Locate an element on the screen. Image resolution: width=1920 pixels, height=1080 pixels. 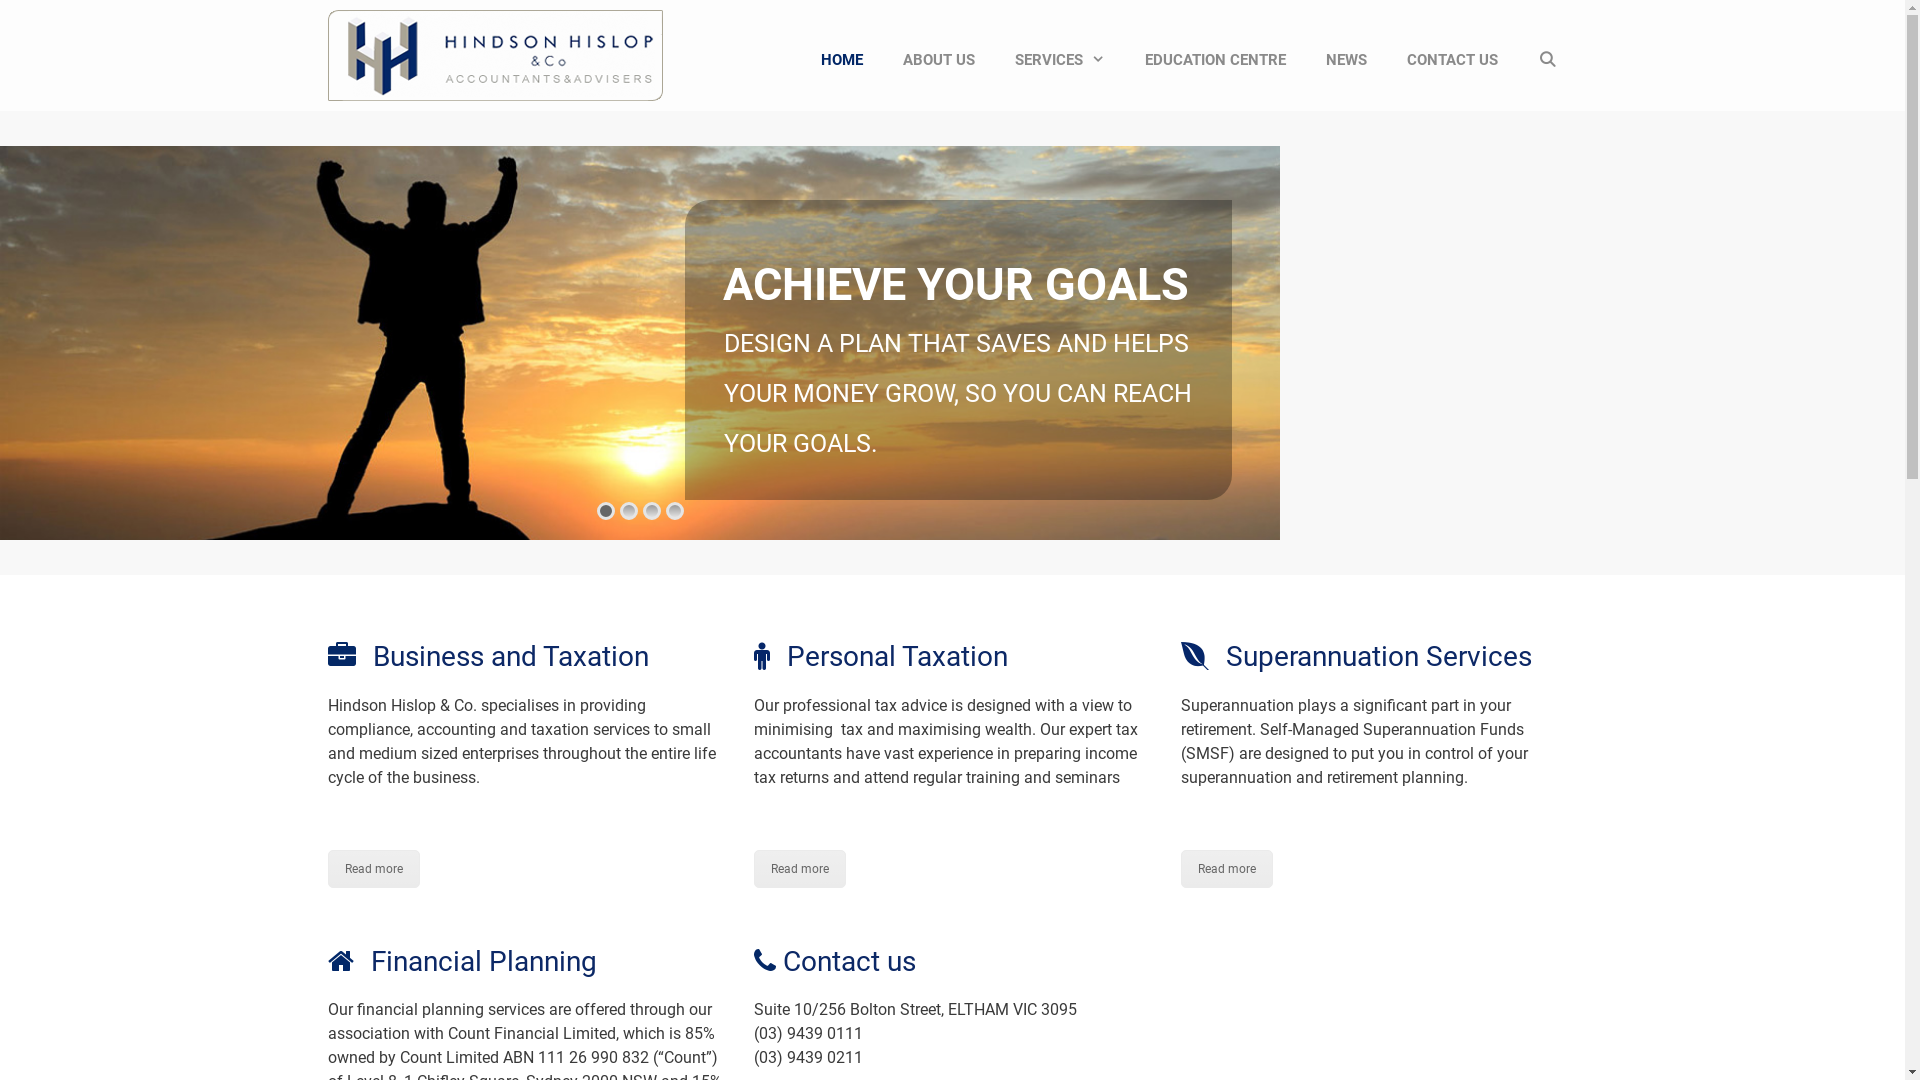
'ABOUT US' is located at coordinates (938, 59).